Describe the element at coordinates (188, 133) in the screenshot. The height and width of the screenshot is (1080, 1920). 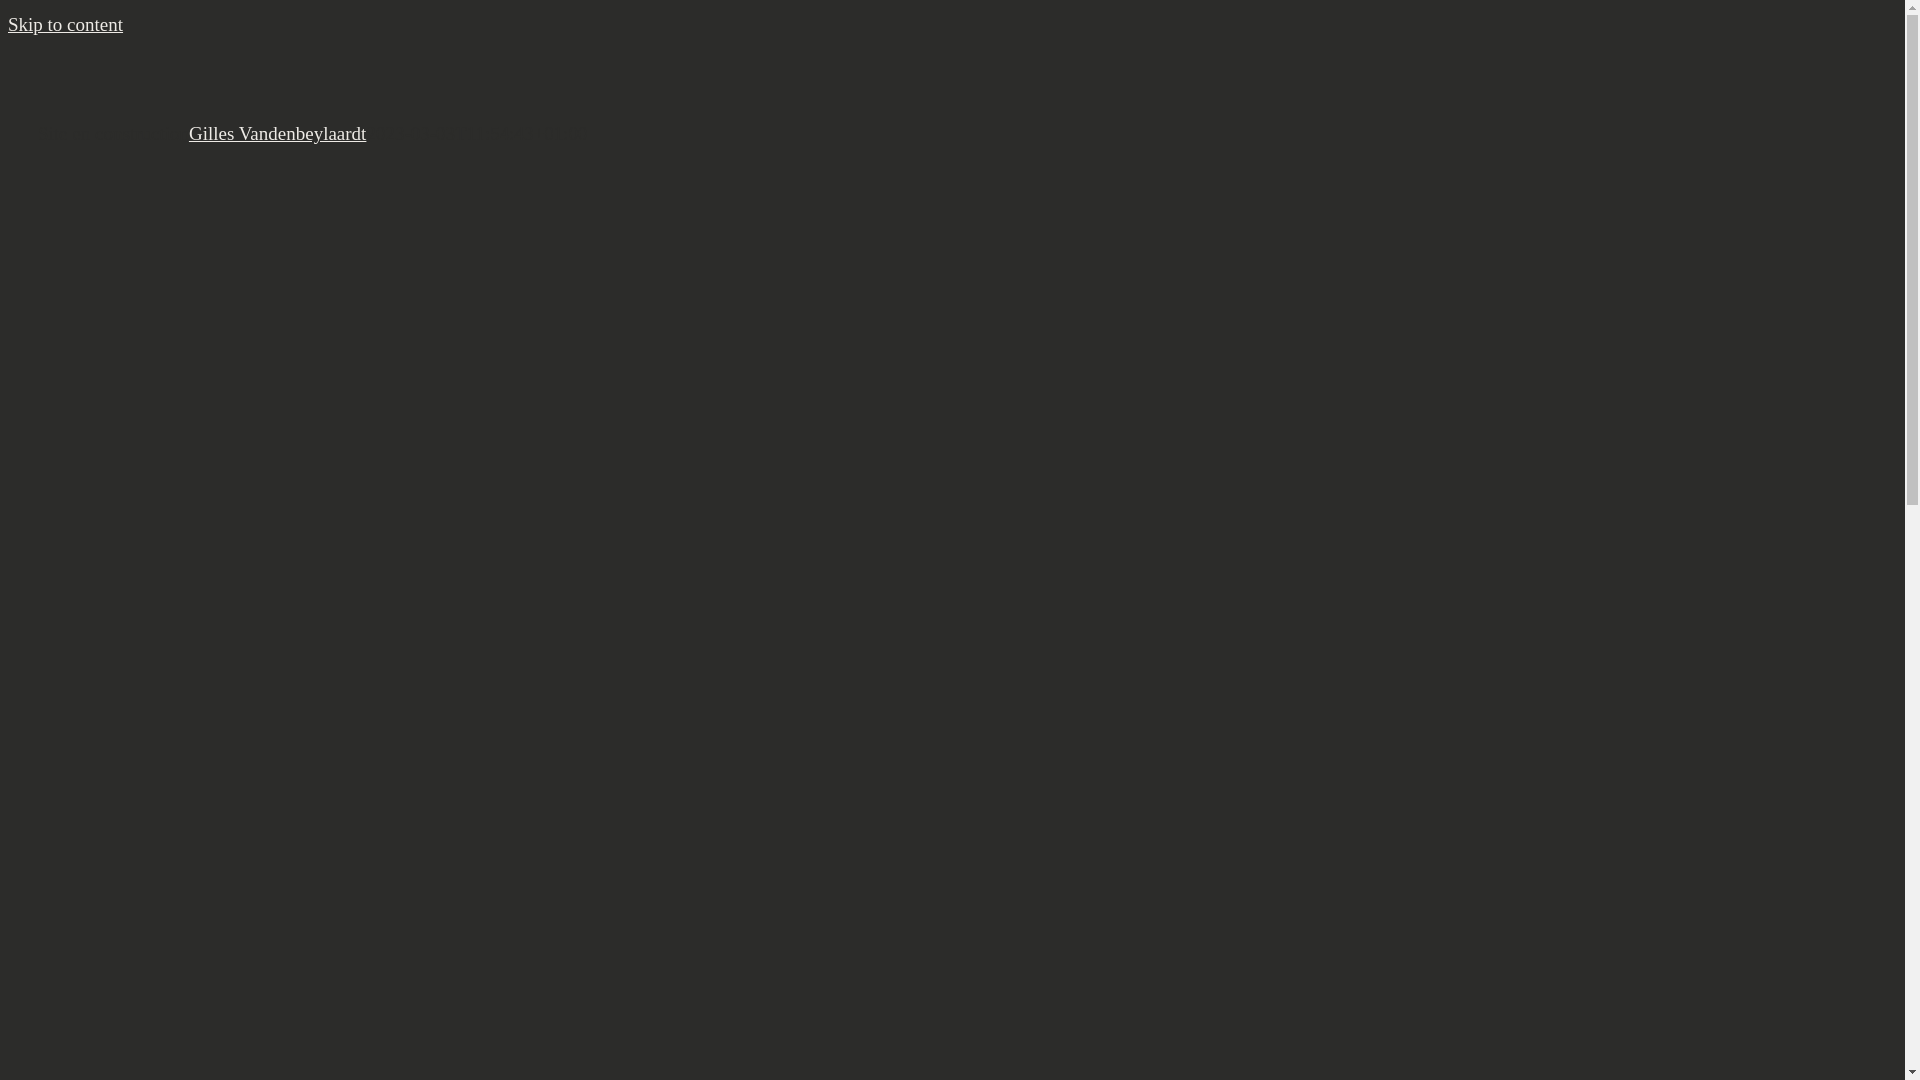
I see `'Gilles Vandenbeylaardt'` at that location.